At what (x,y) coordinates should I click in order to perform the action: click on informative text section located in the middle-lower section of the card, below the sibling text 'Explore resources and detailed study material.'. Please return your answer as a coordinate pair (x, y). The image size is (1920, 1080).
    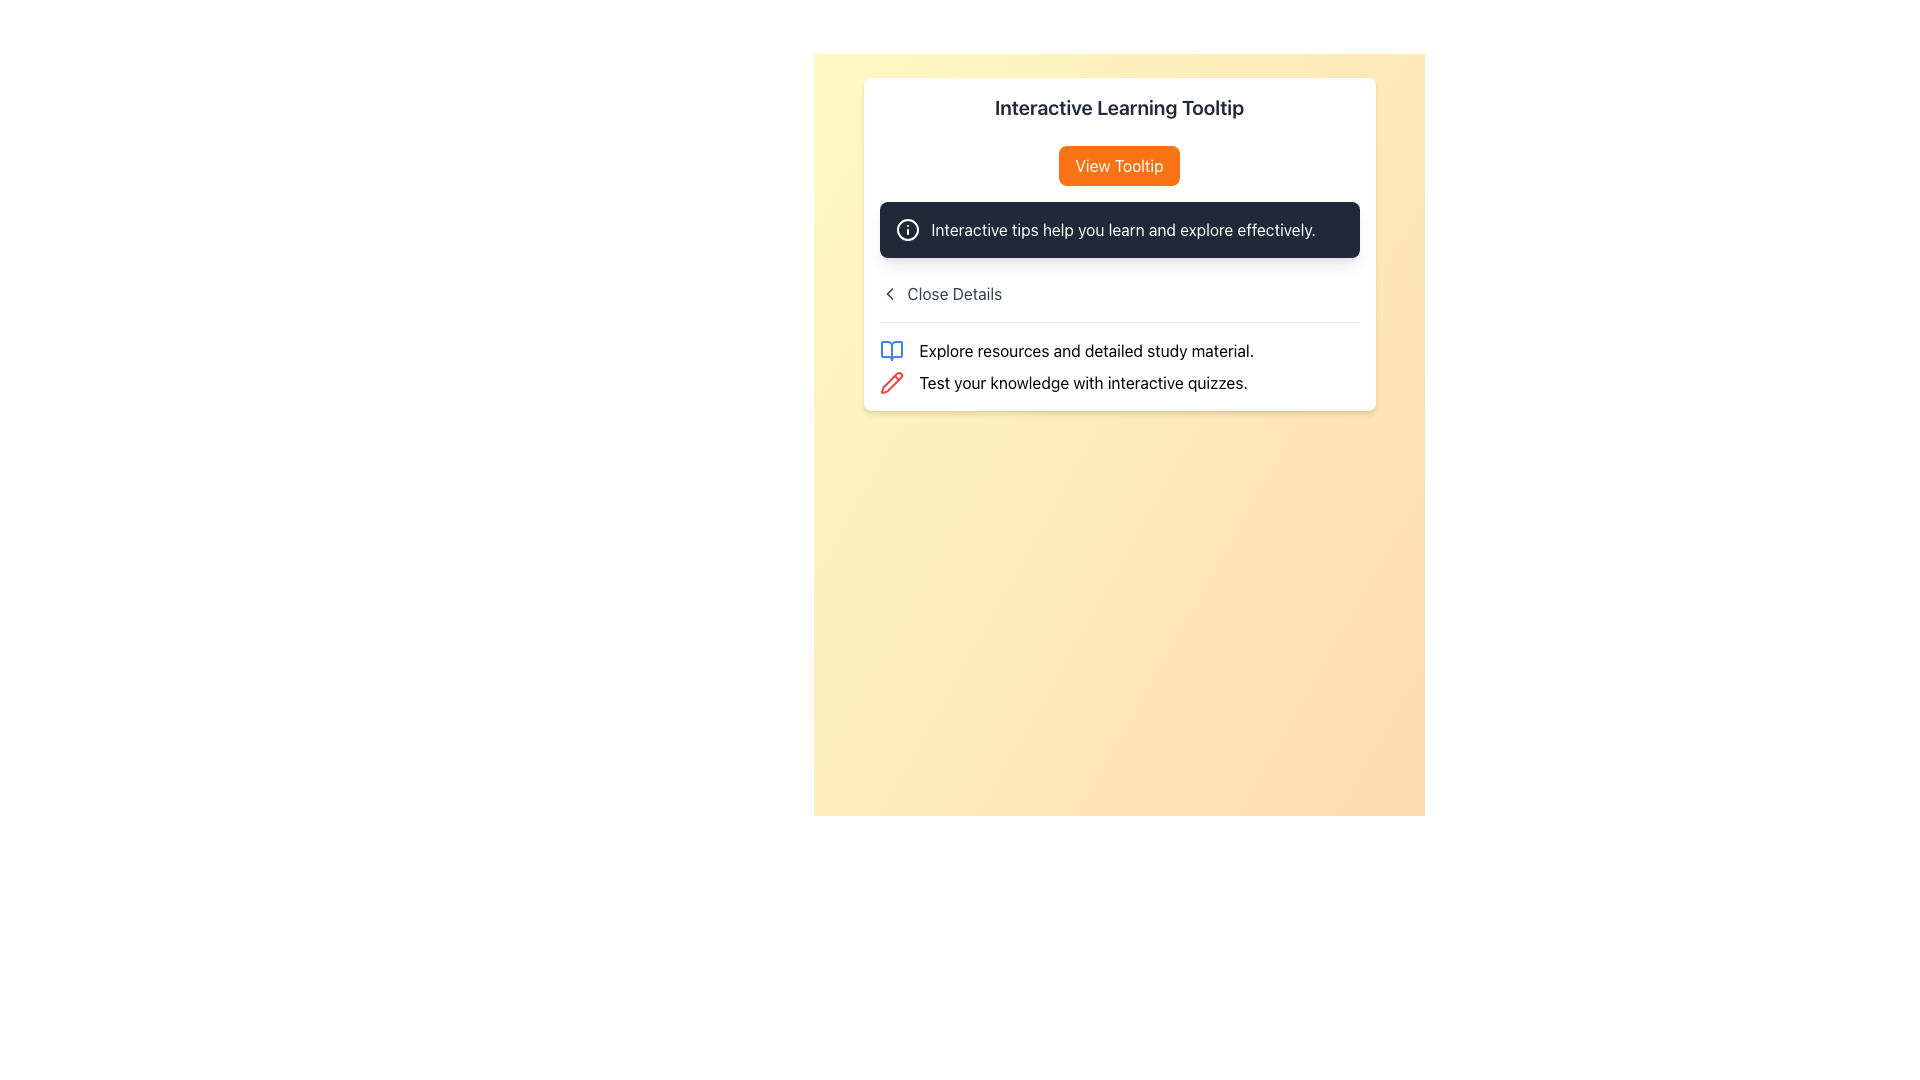
    Looking at the image, I should click on (1118, 382).